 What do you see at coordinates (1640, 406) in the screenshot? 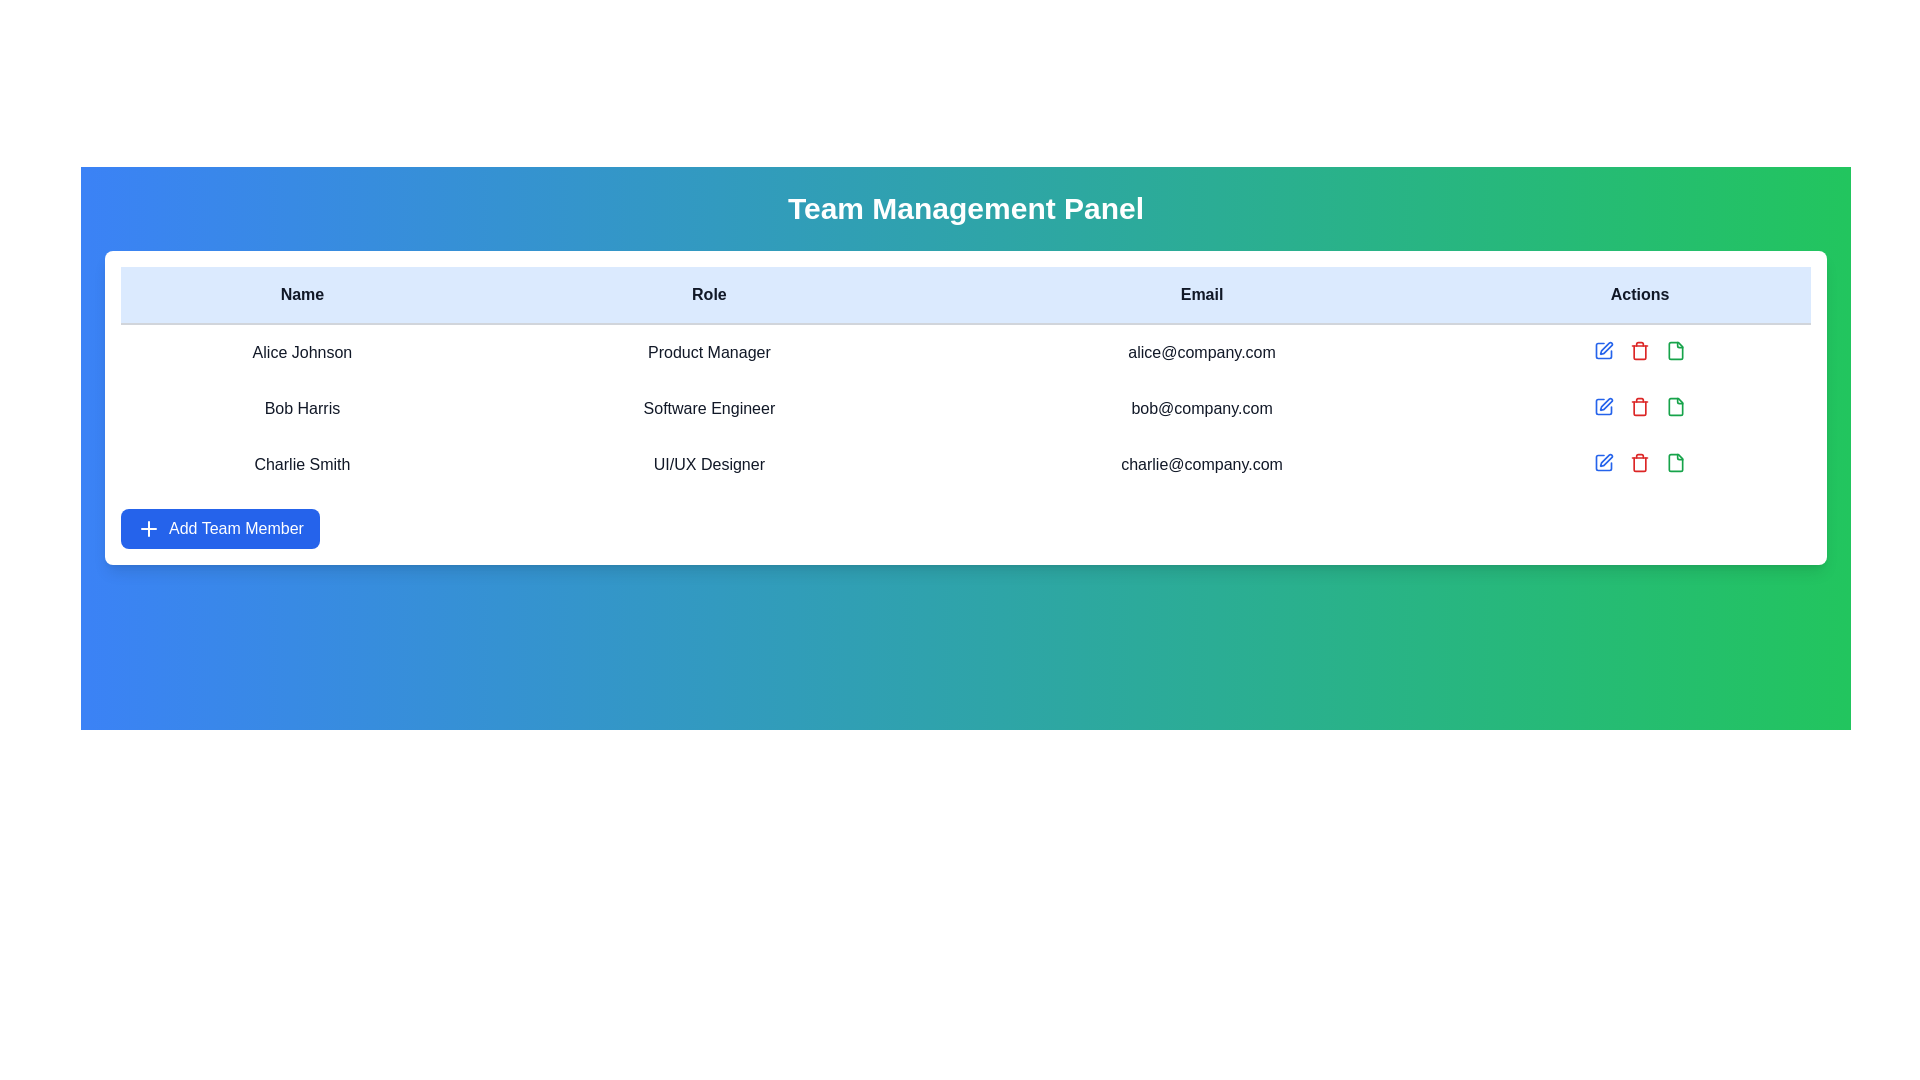
I see `the delete icon button for 'Bob Harris' to change its color to a darker red` at bounding box center [1640, 406].